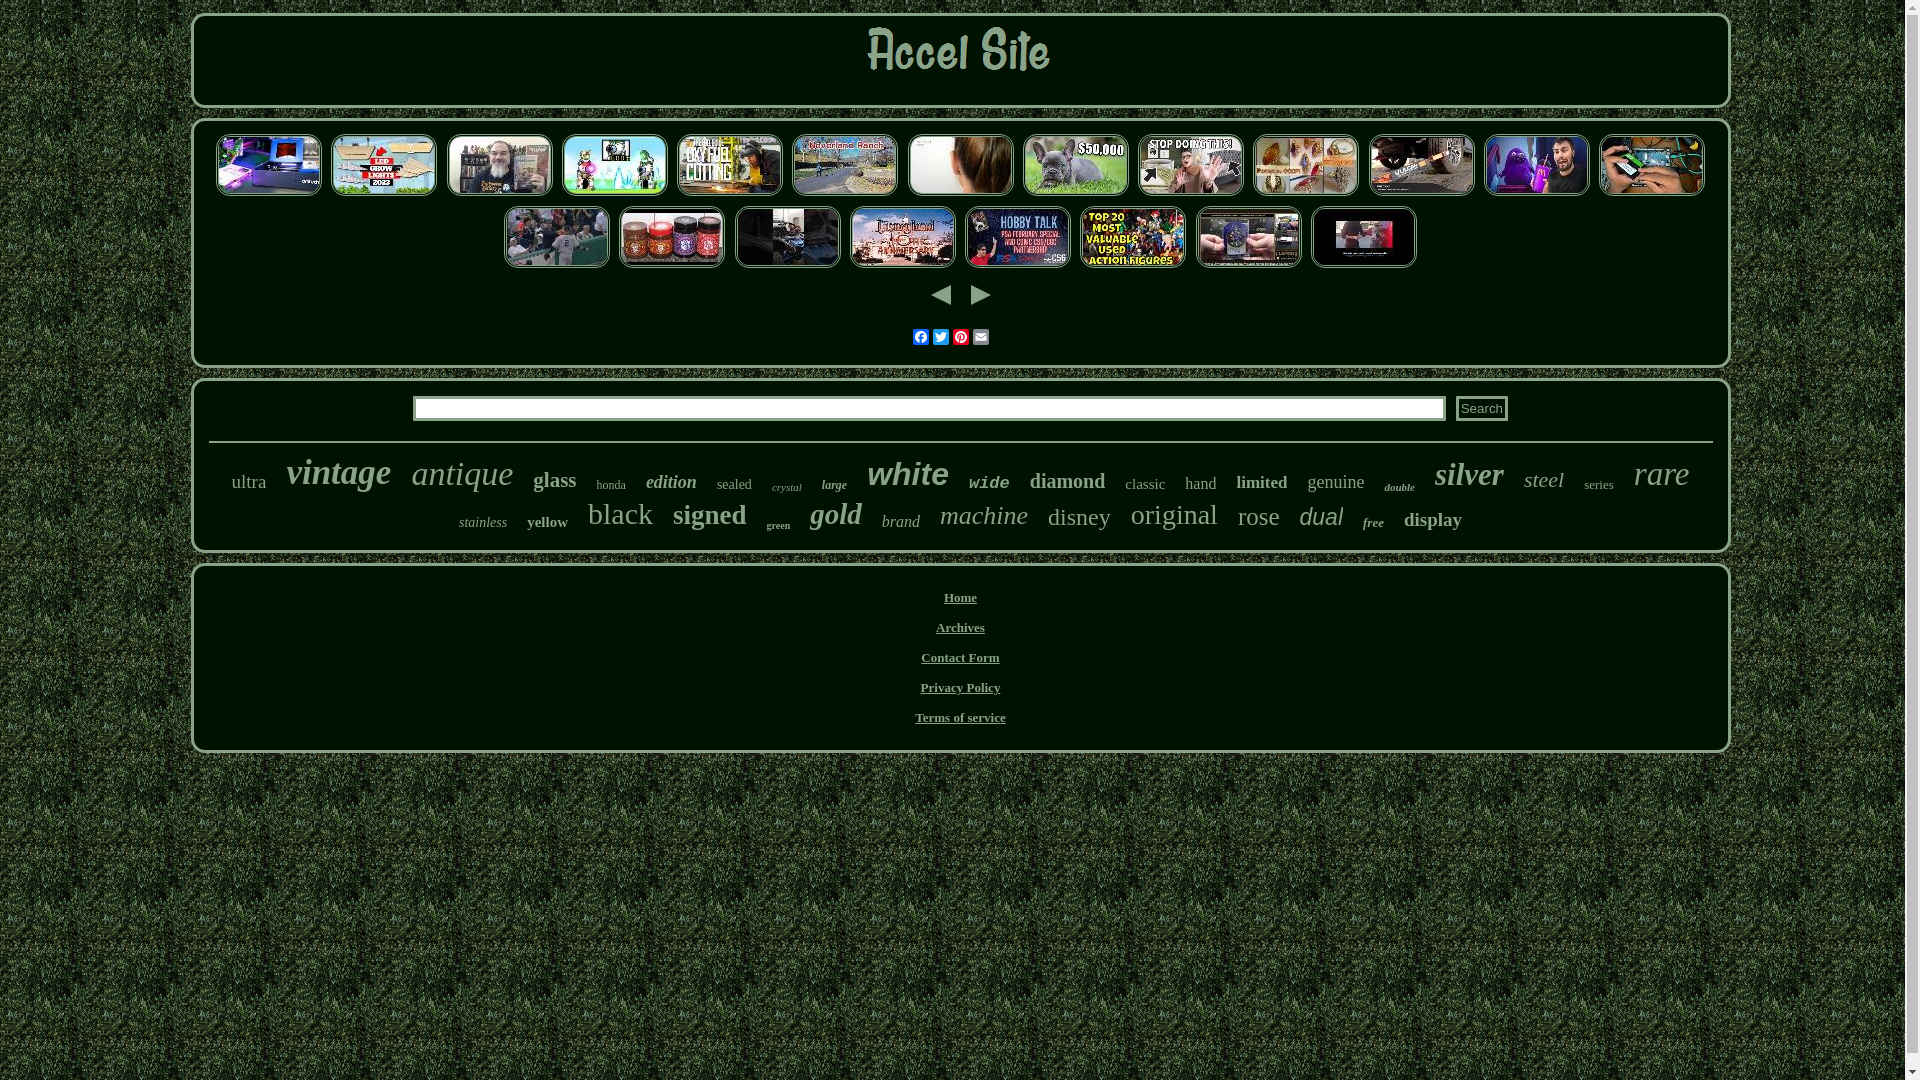  What do you see at coordinates (835, 513) in the screenshot?
I see `'gold'` at bounding box center [835, 513].